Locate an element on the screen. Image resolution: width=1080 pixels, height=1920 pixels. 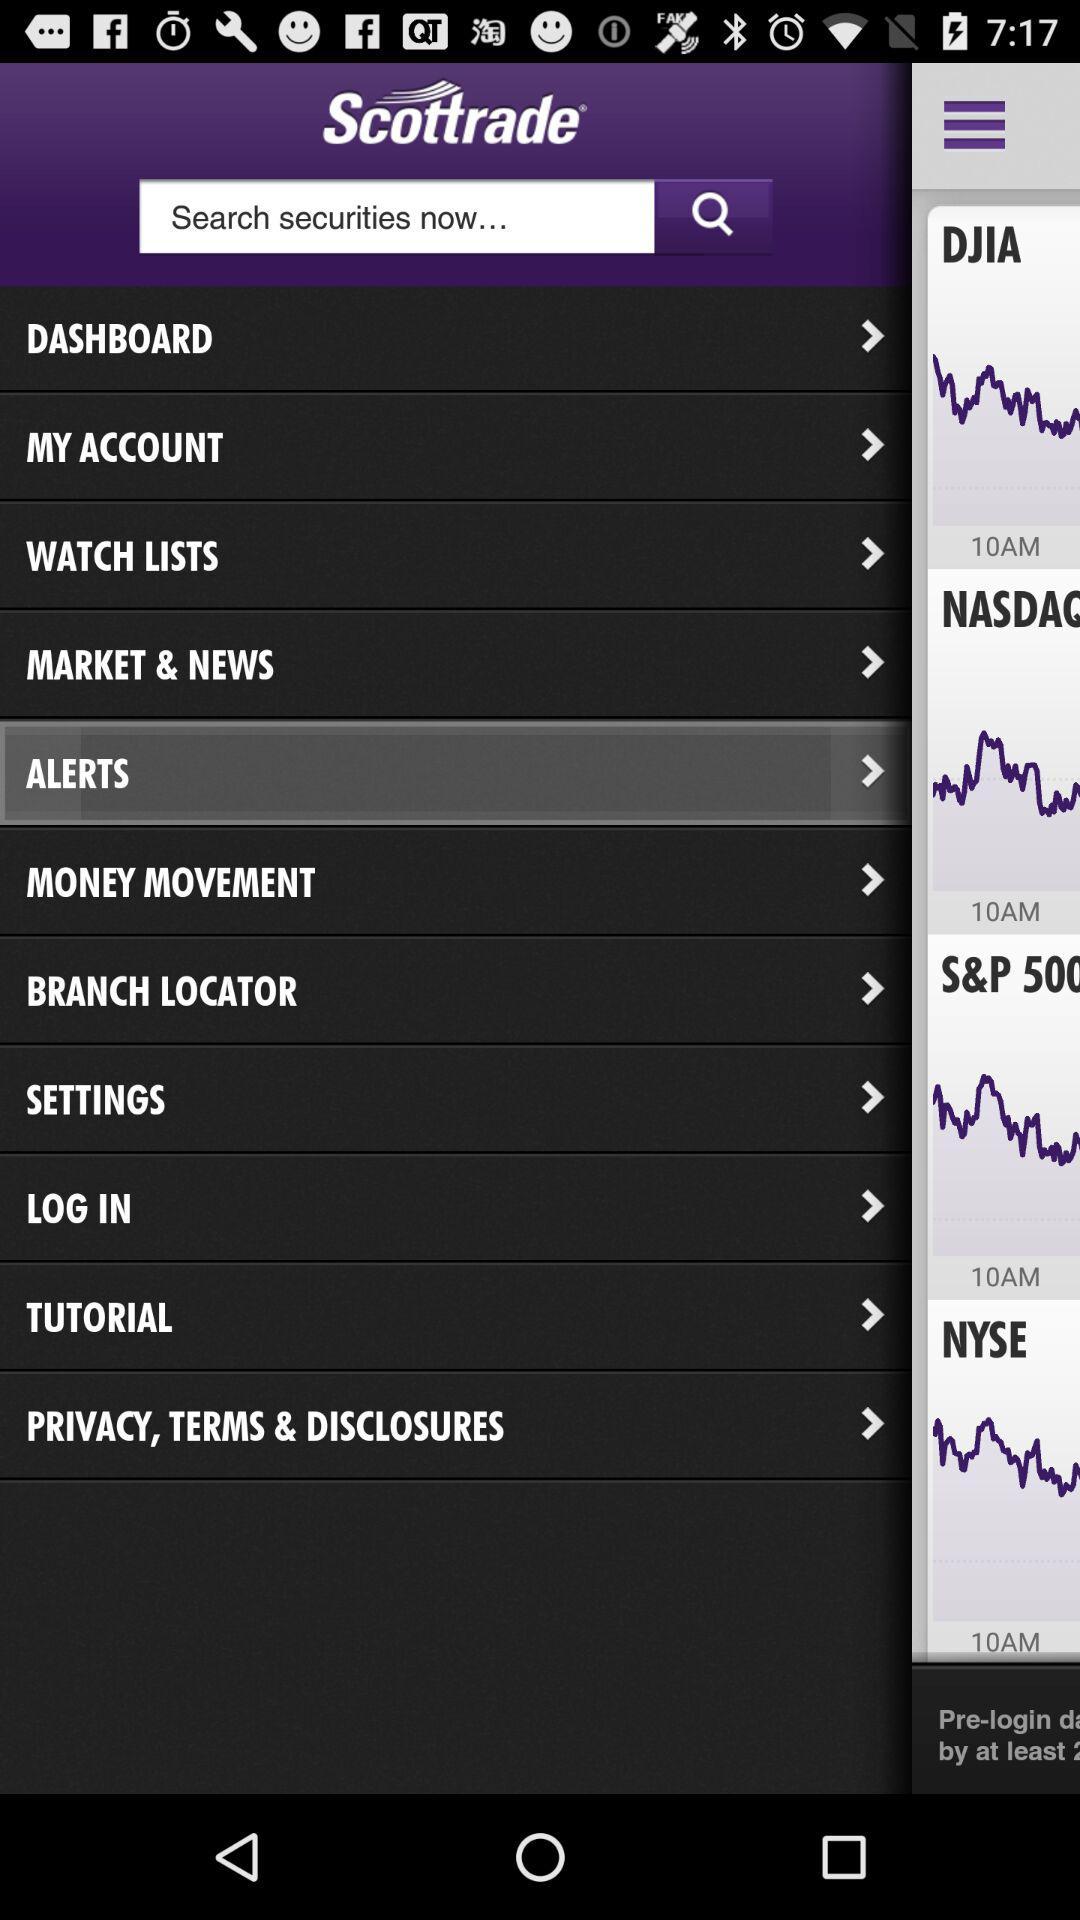
tap to search is located at coordinates (455, 217).